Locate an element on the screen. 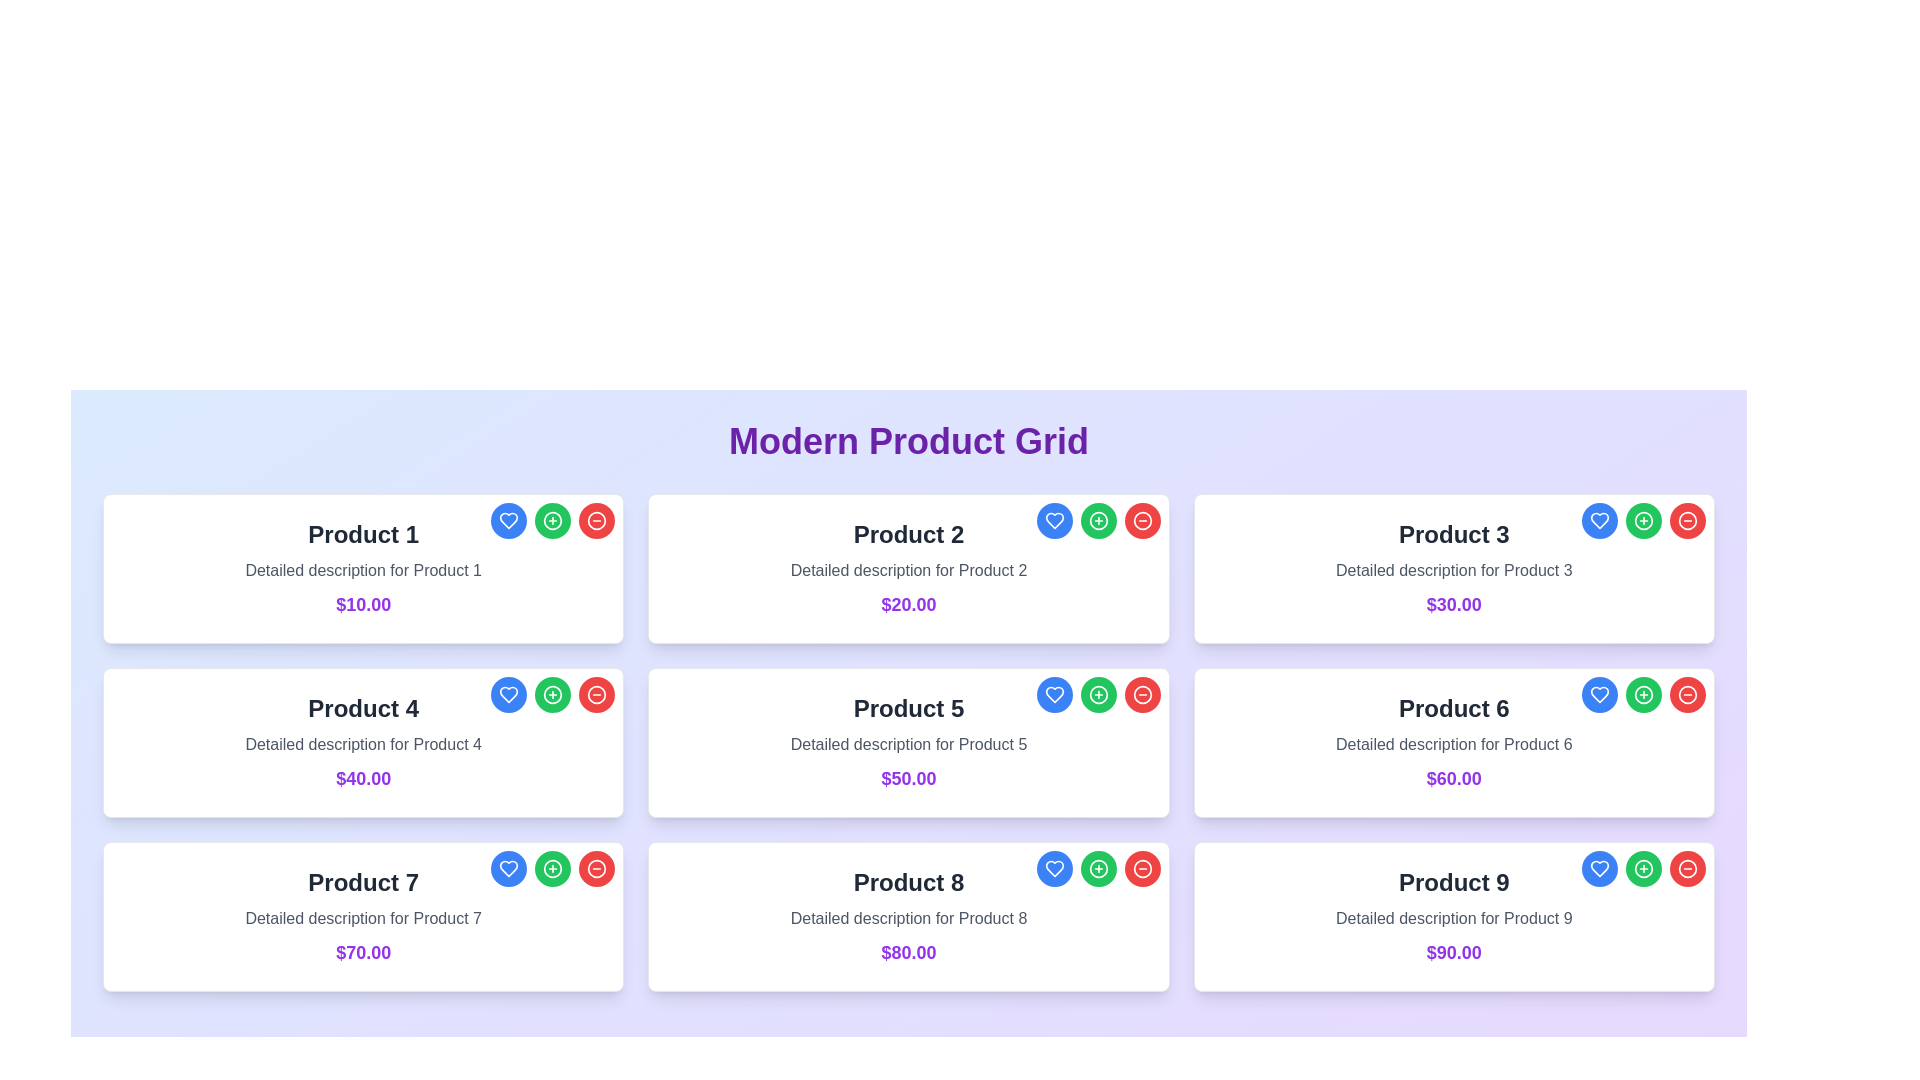  the circular red button with a white minus icon, located in the top-right corner of the card for 'Product 6' is located at coordinates (1687, 693).